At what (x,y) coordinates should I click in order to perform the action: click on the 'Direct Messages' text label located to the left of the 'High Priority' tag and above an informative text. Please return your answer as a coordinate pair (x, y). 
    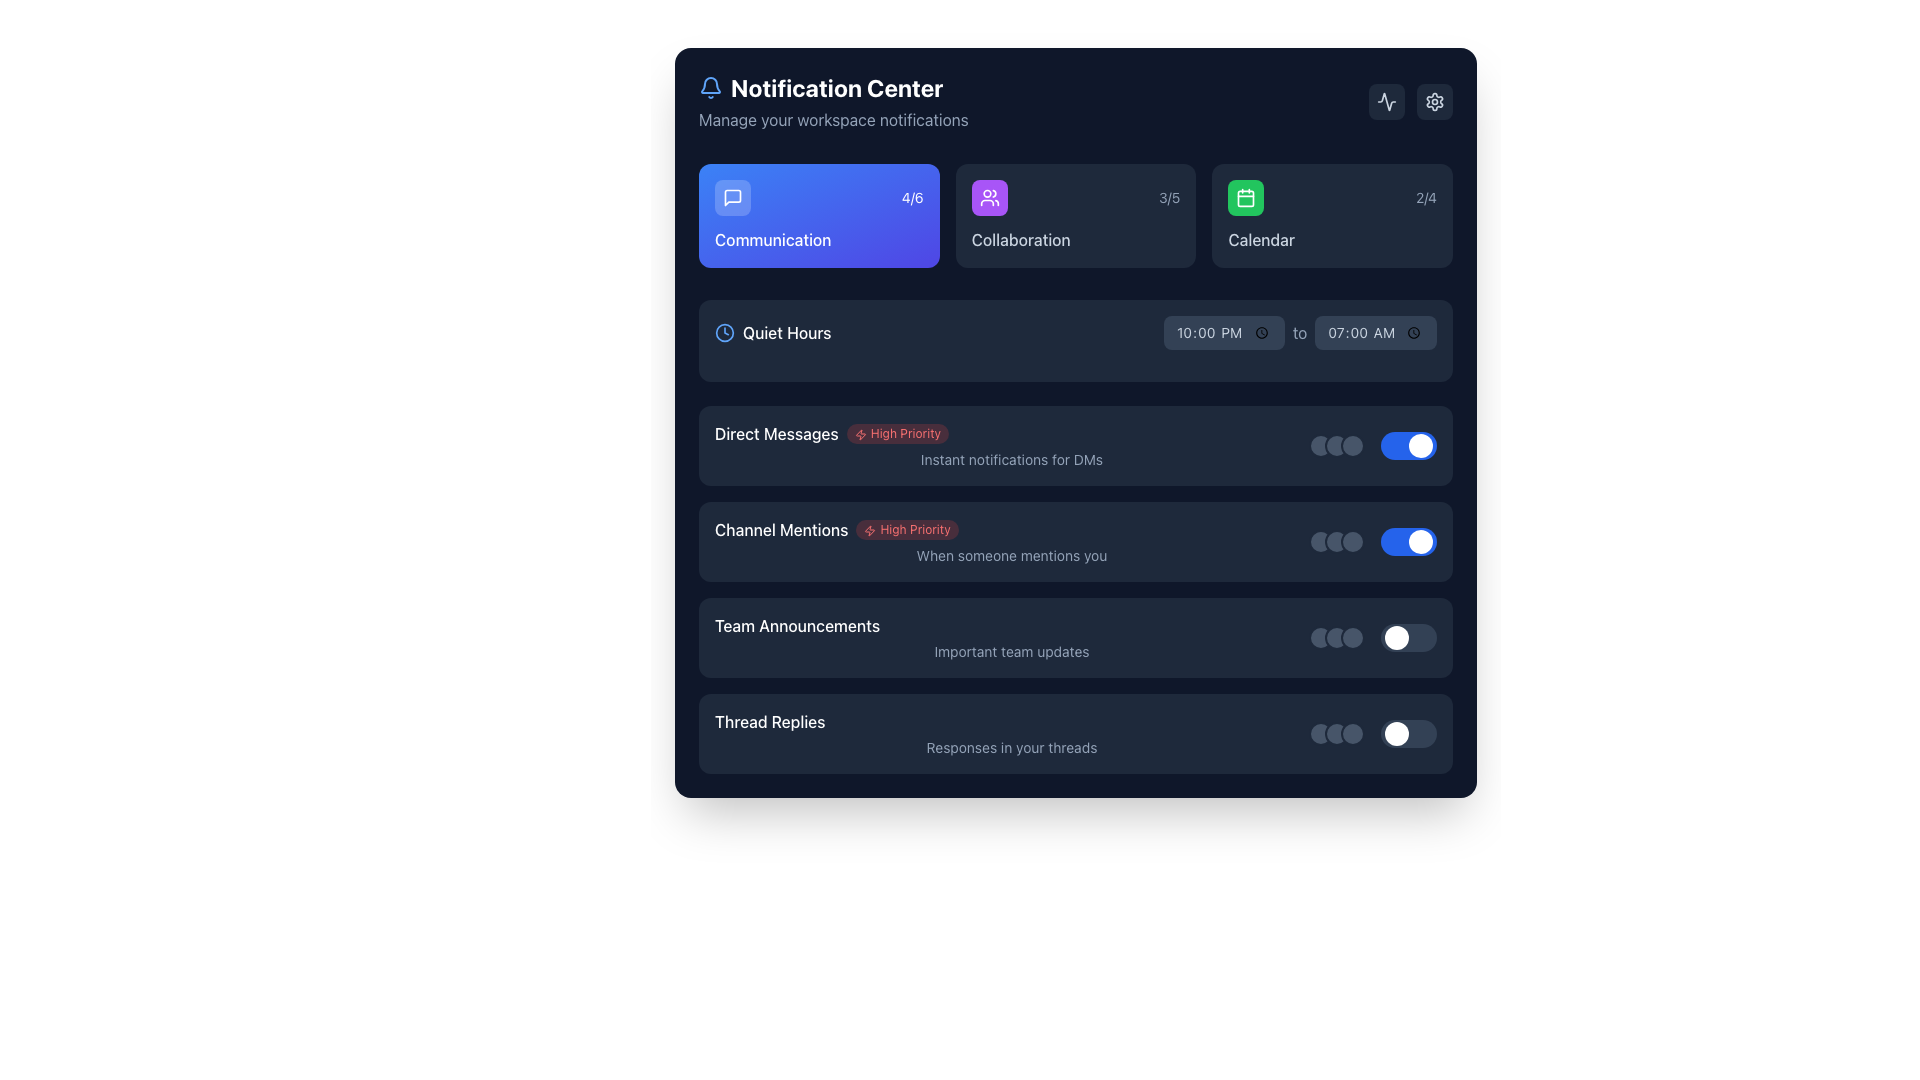
    Looking at the image, I should click on (775, 433).